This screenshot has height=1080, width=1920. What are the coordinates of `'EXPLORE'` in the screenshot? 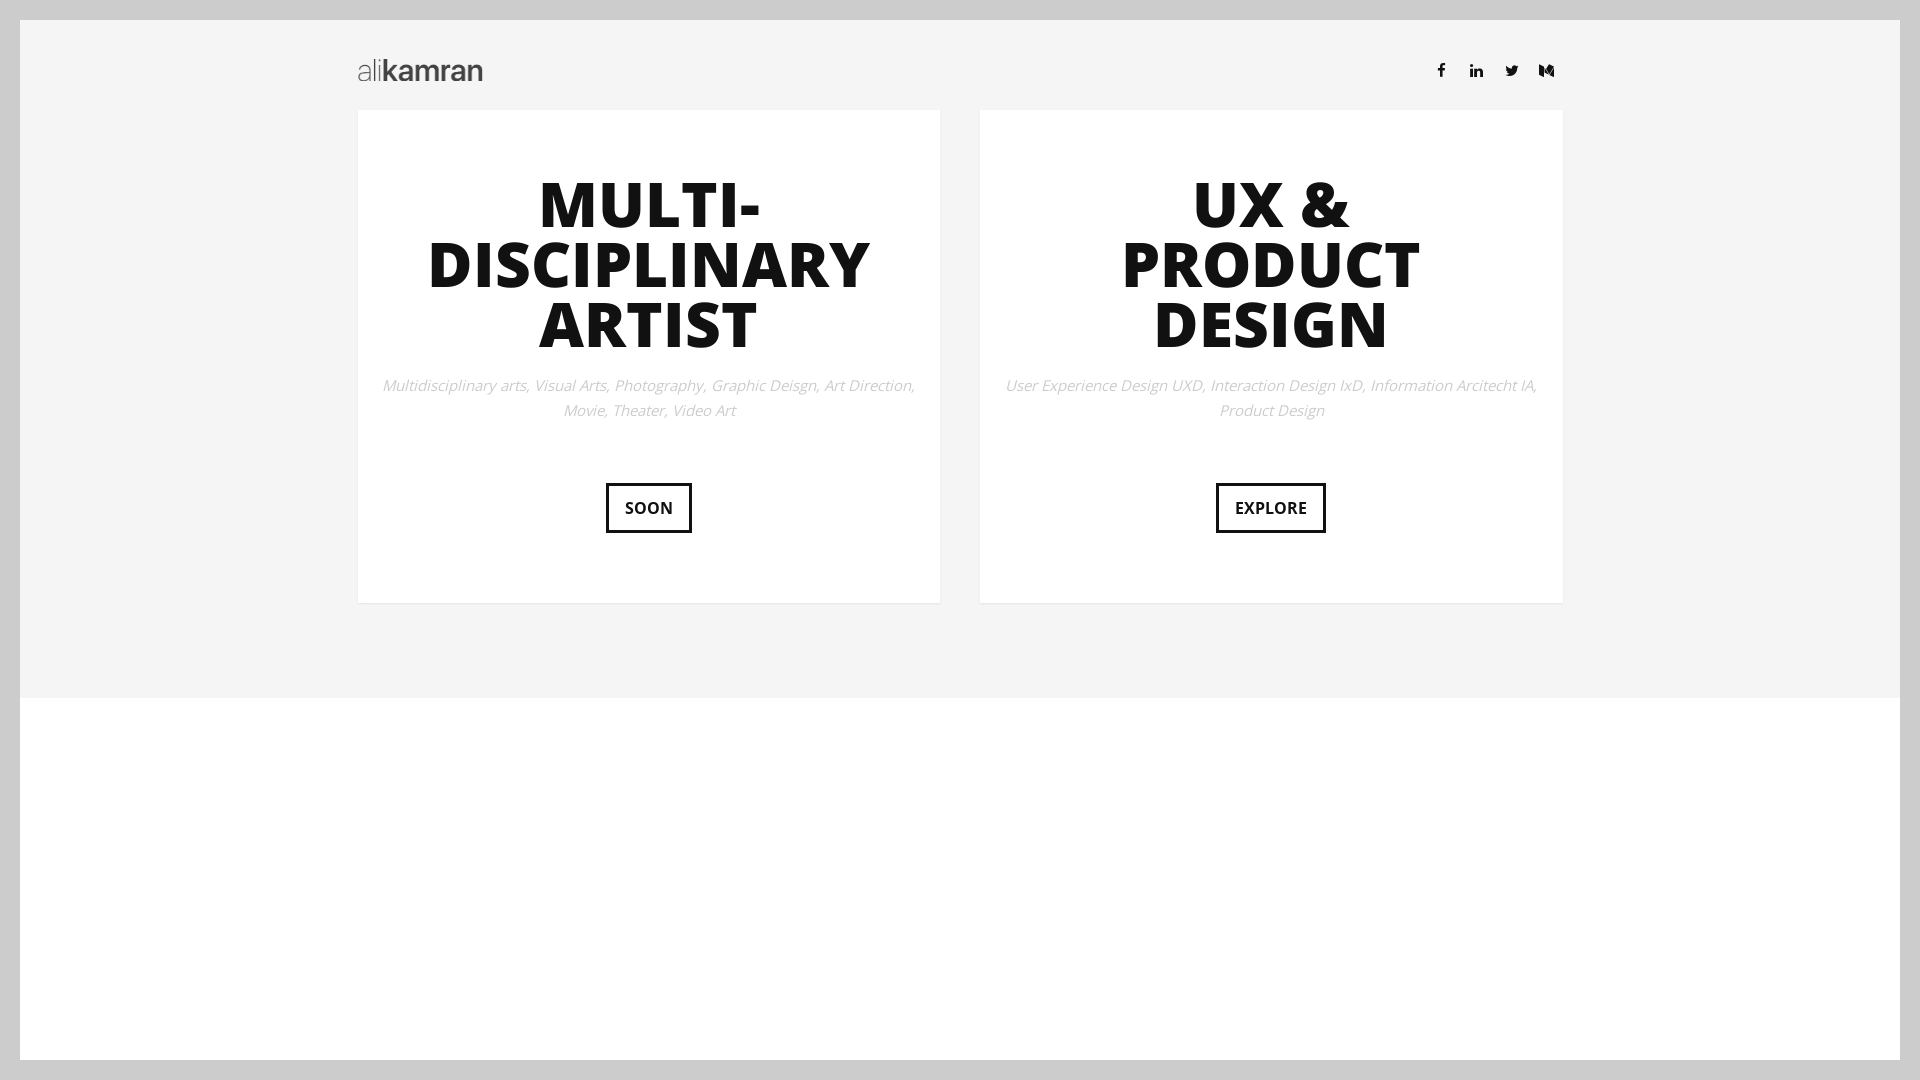 It's located at (1270, 507).